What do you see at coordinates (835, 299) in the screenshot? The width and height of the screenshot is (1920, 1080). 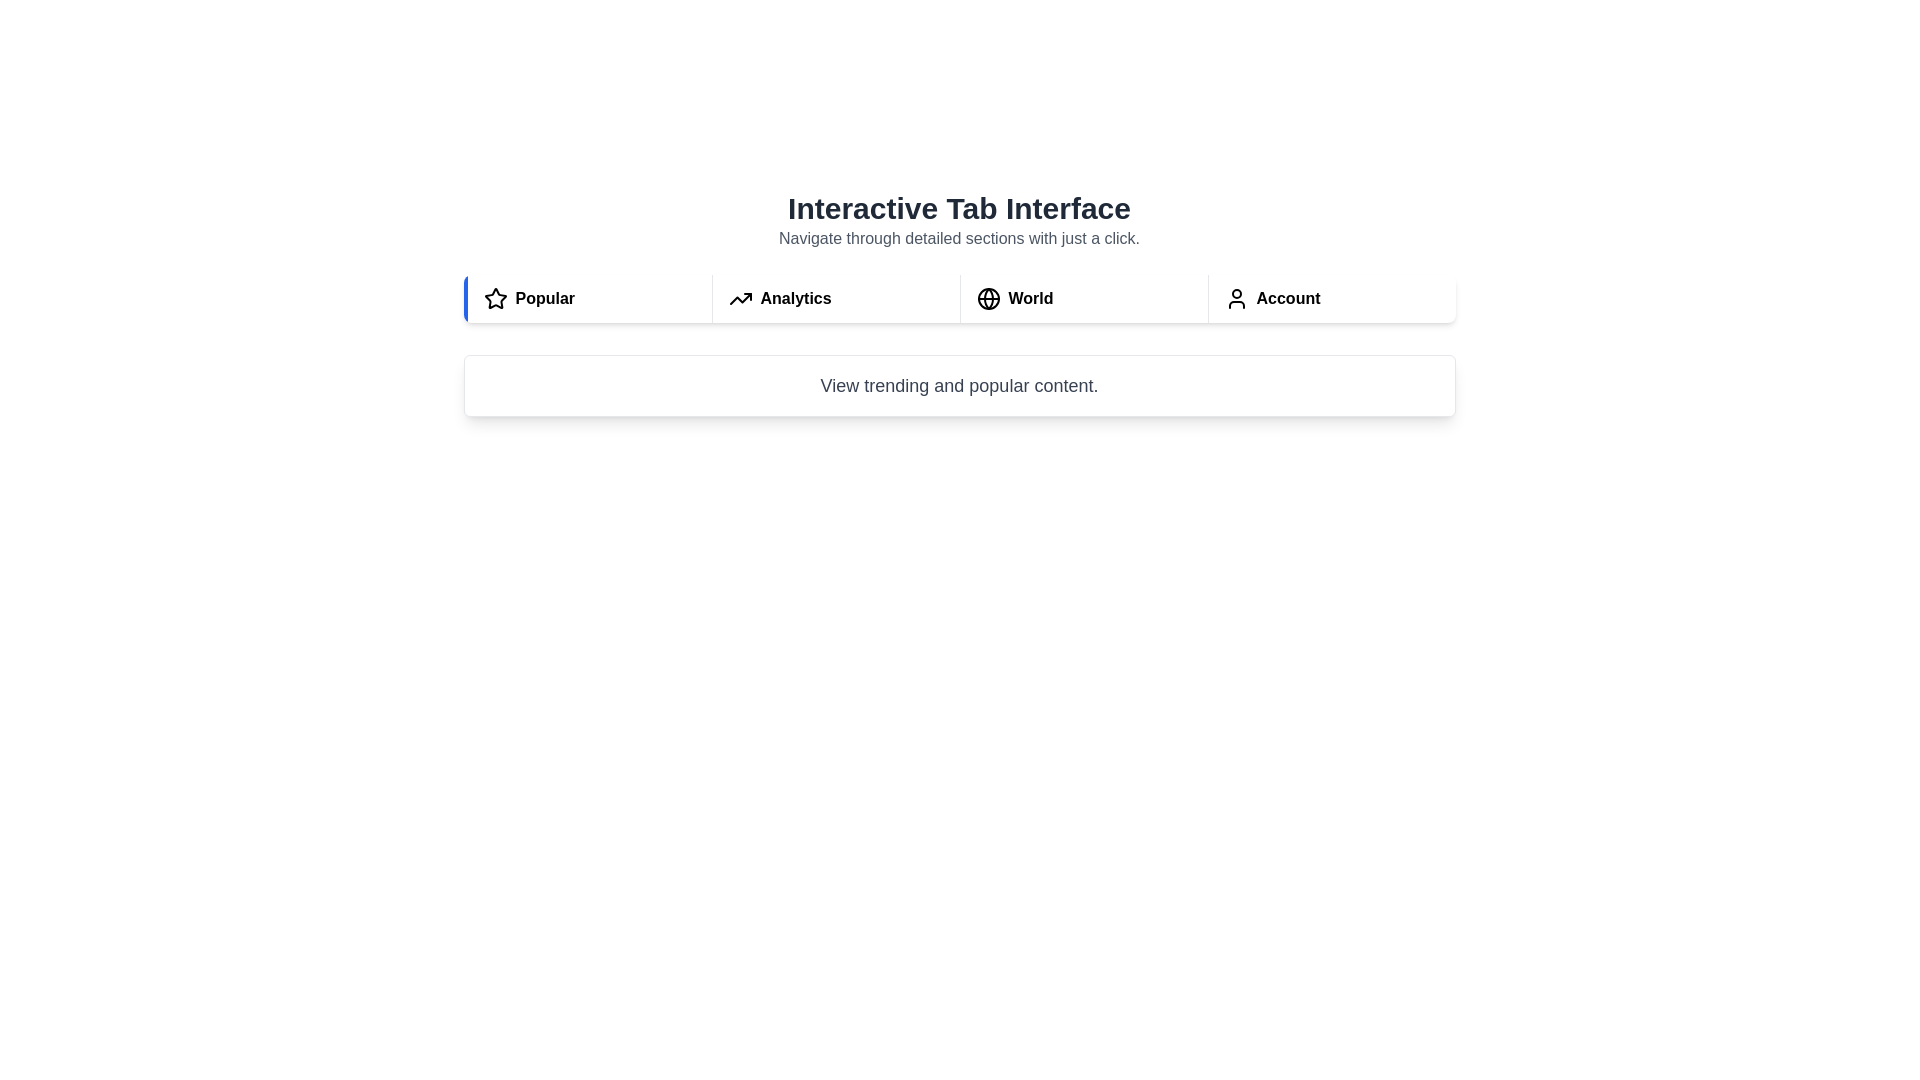 I see `the Analytics tab` at bounding box center [835, 299].